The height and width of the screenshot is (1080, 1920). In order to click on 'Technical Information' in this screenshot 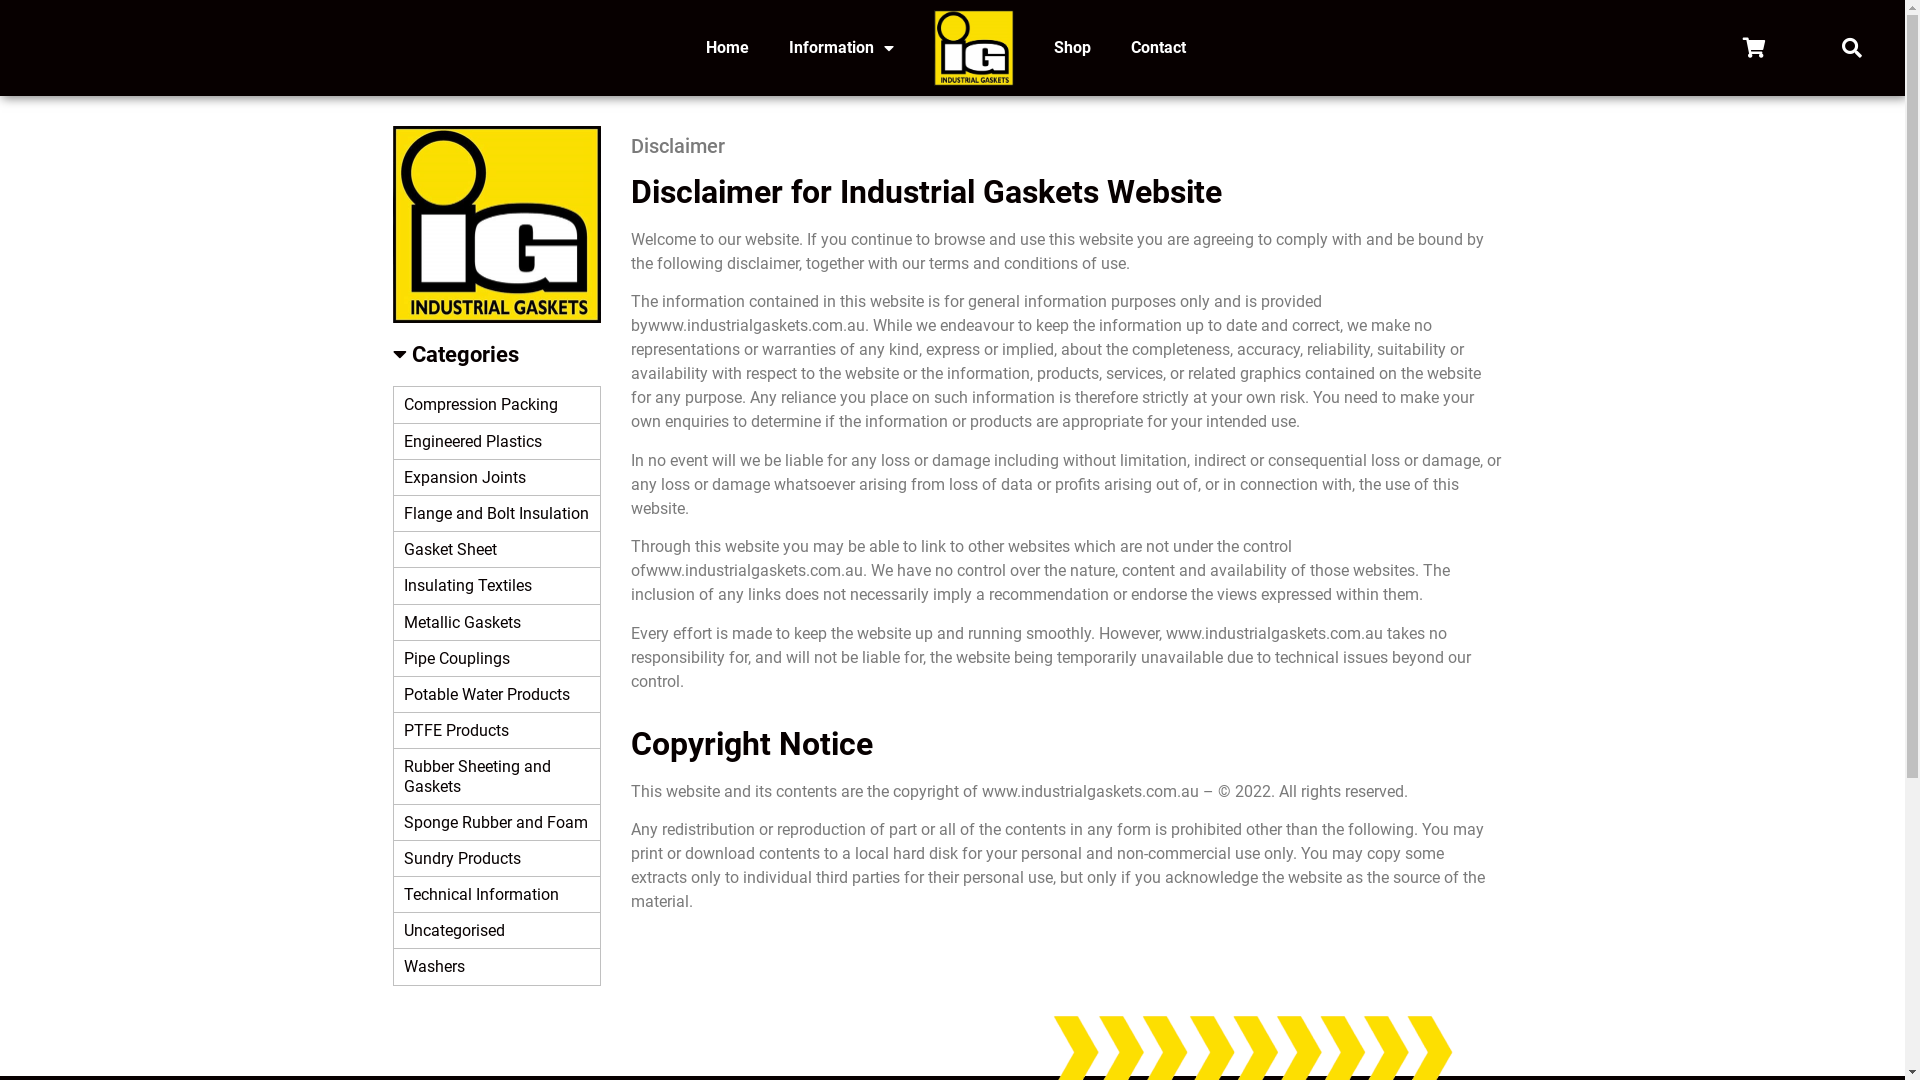, I will do `click(497, 893)`.